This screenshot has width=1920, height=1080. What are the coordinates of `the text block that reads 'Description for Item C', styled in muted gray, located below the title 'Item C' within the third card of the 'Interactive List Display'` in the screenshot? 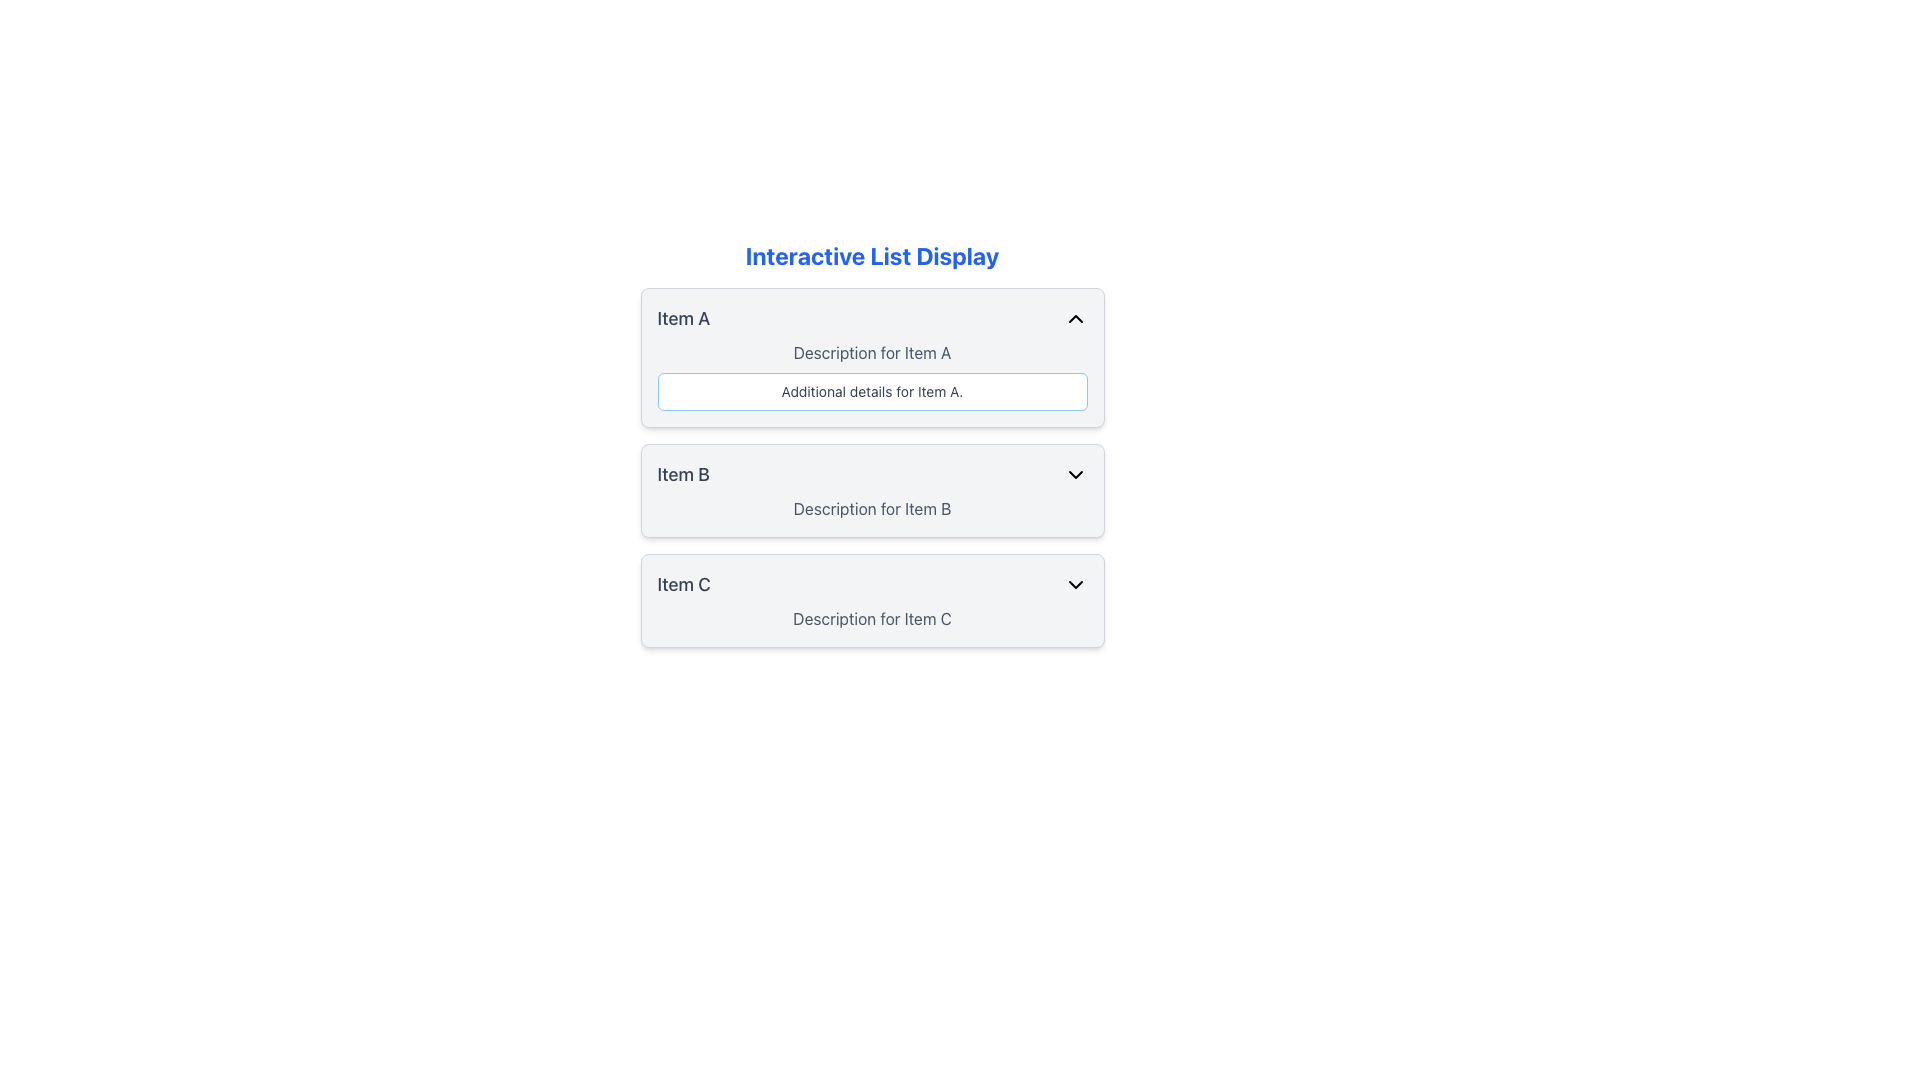 It's located at (872, 617).